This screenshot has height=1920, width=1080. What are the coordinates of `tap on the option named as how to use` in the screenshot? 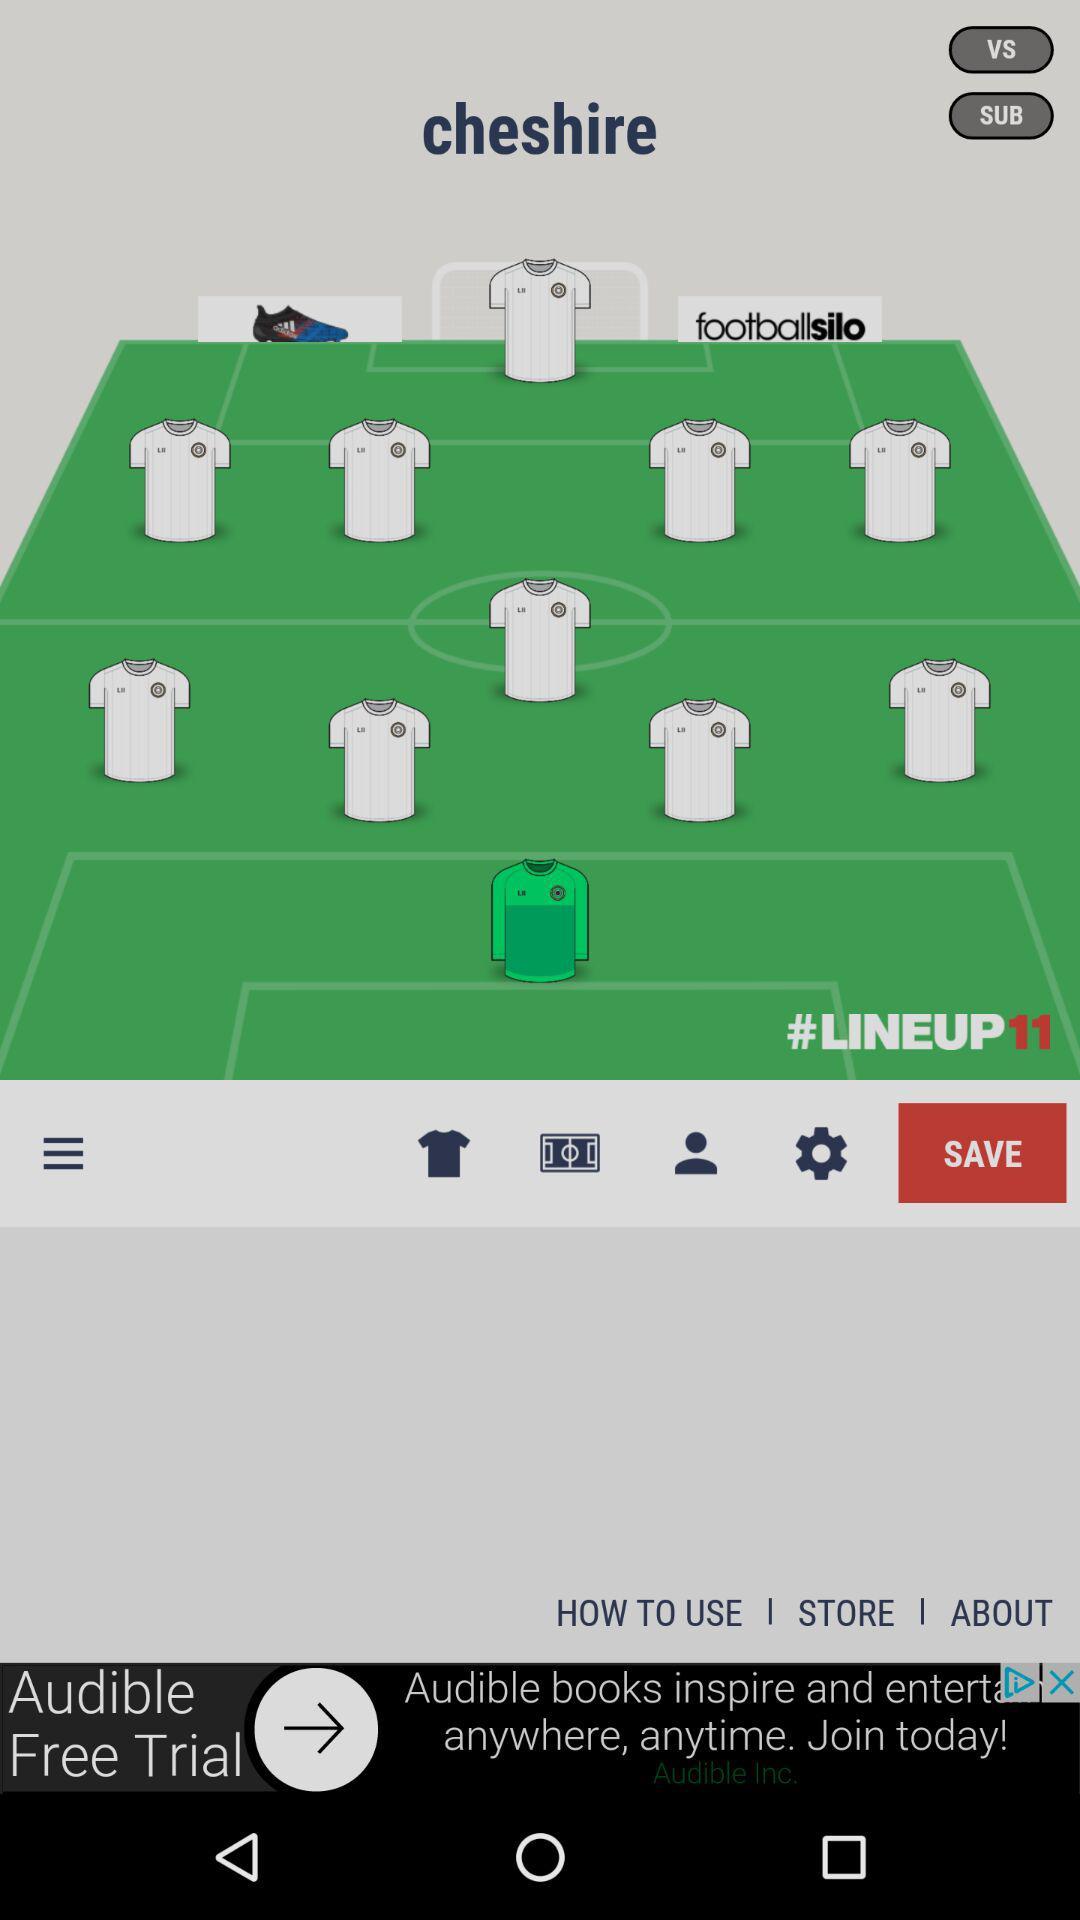 It's located at (649, 1612).